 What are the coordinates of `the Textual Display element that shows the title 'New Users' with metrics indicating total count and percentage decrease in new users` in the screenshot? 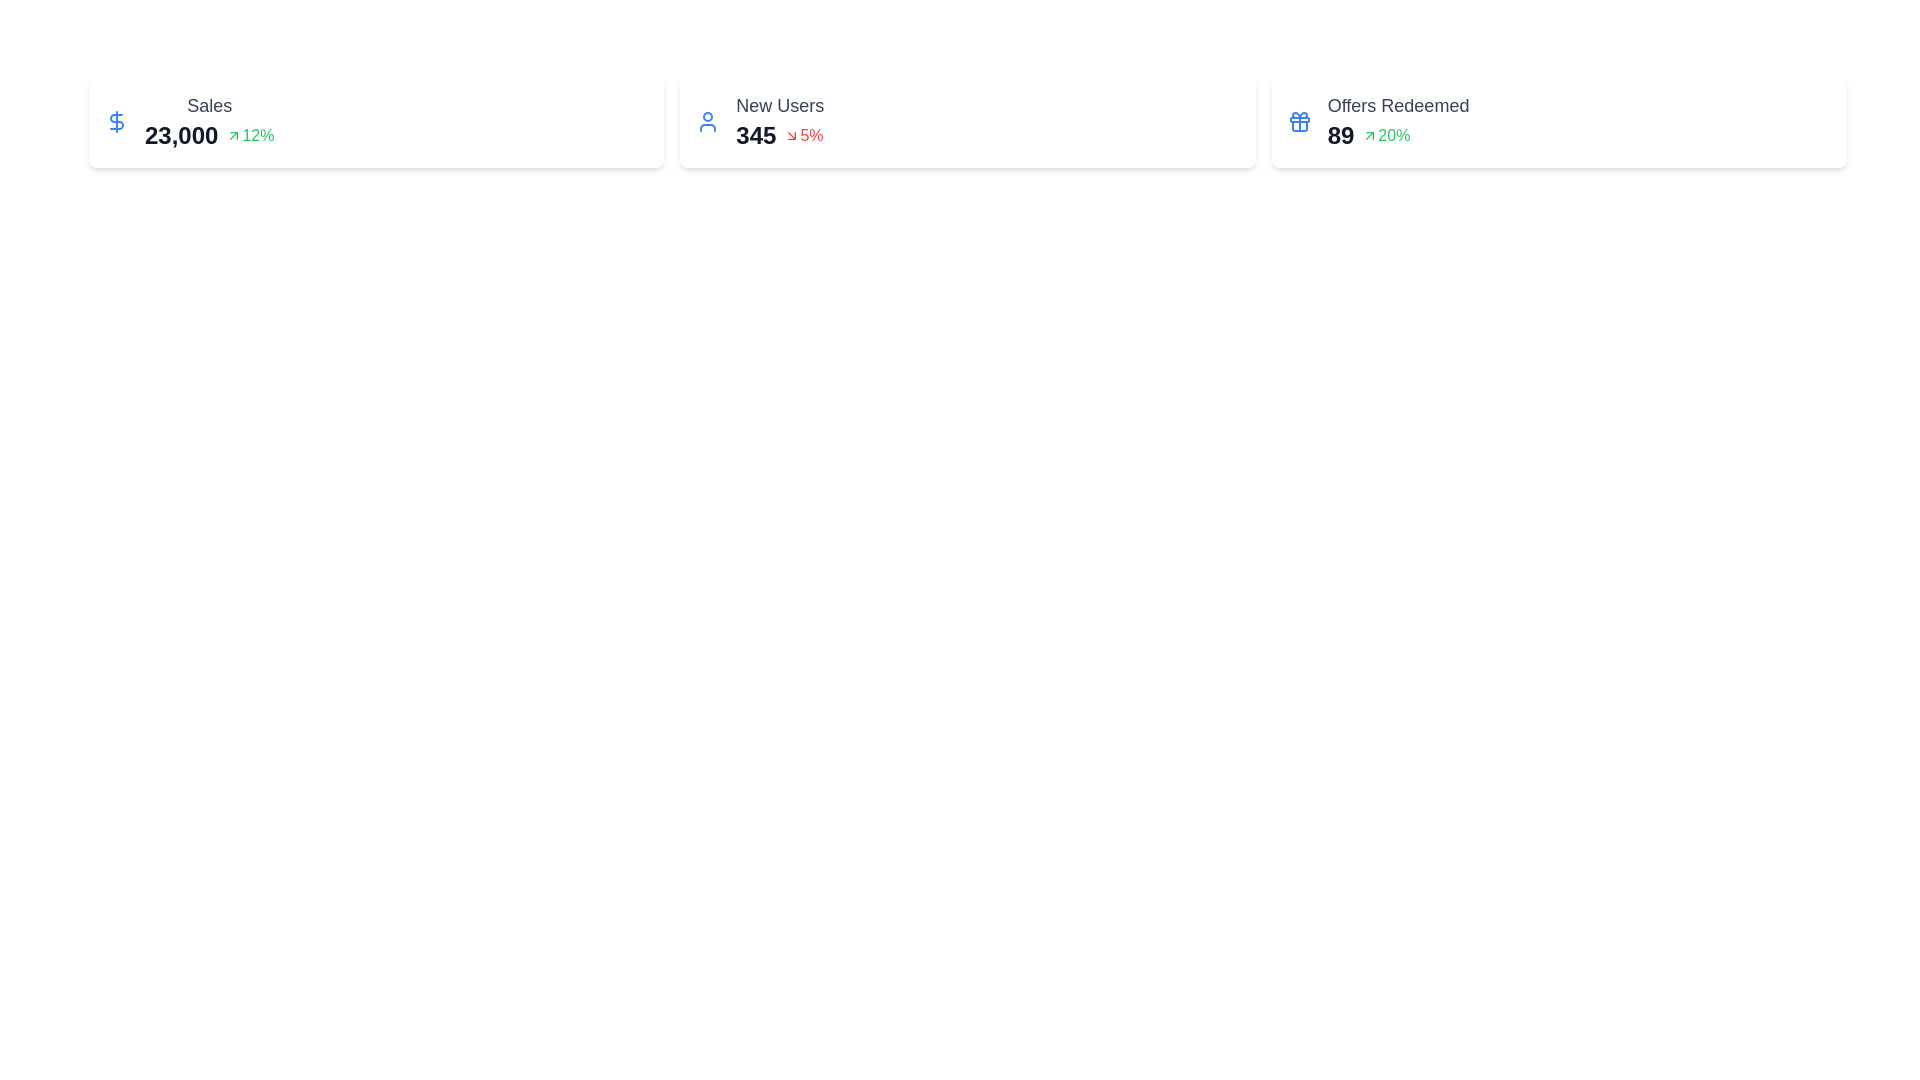 It's located at (779, 122).